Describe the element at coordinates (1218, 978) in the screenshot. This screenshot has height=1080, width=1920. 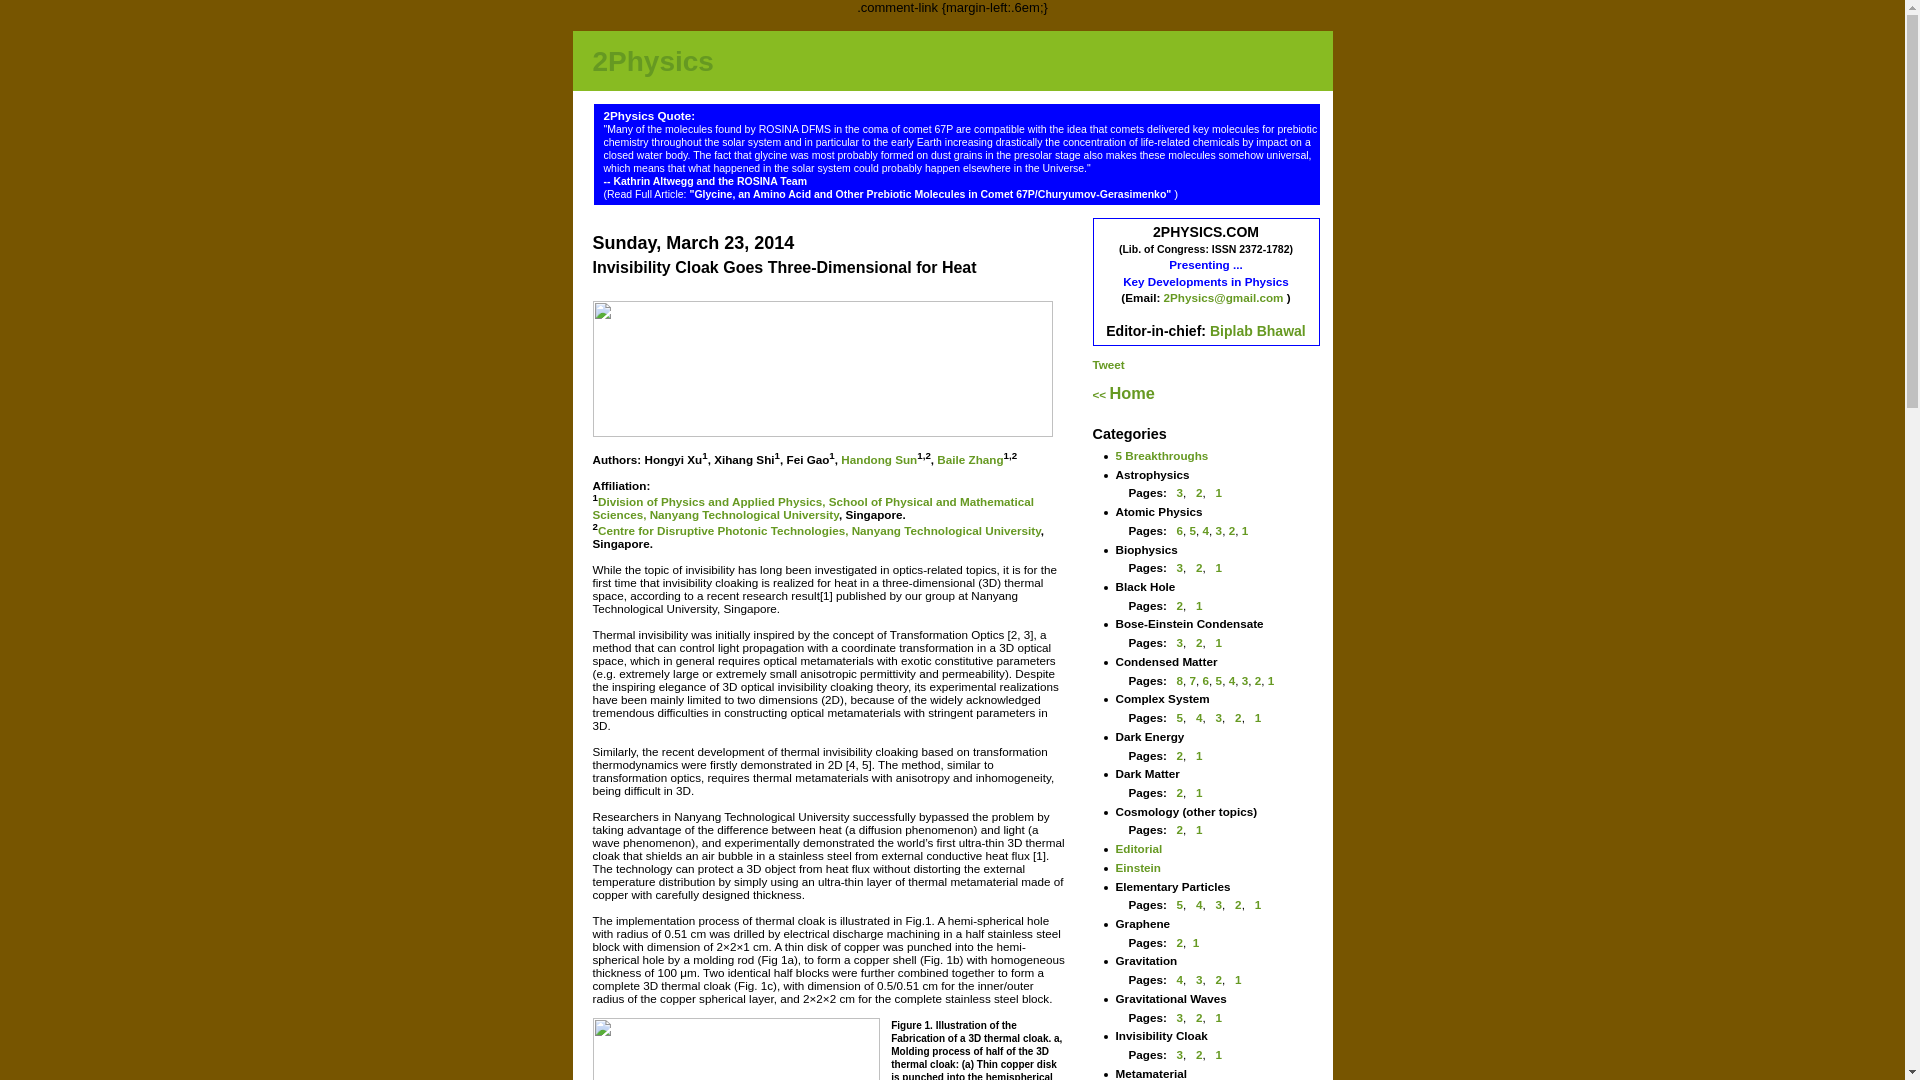
I see `'2'` at that location.